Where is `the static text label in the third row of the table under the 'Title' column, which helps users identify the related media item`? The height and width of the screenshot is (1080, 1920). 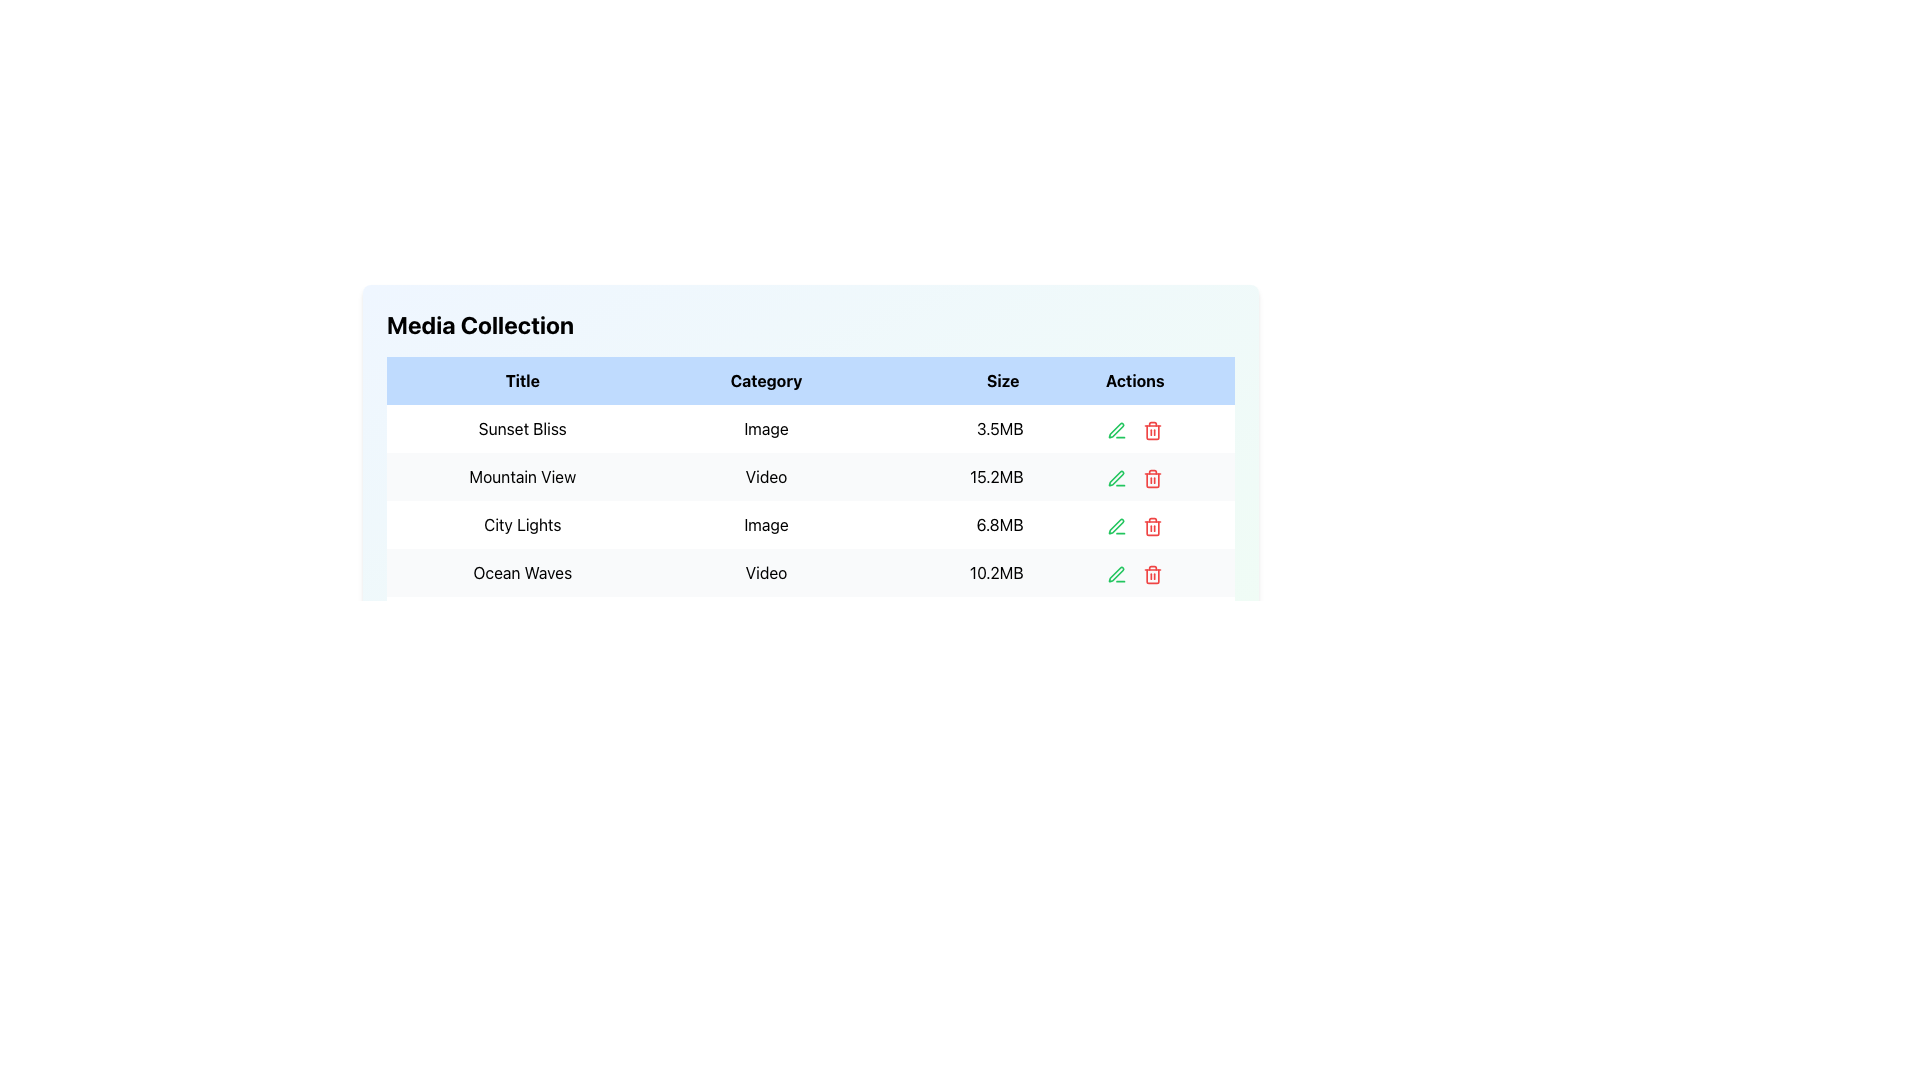 the static text label in the third row of the table under the 'Title' column, which helps users identify the related media item is located at coordinates (522, 523).